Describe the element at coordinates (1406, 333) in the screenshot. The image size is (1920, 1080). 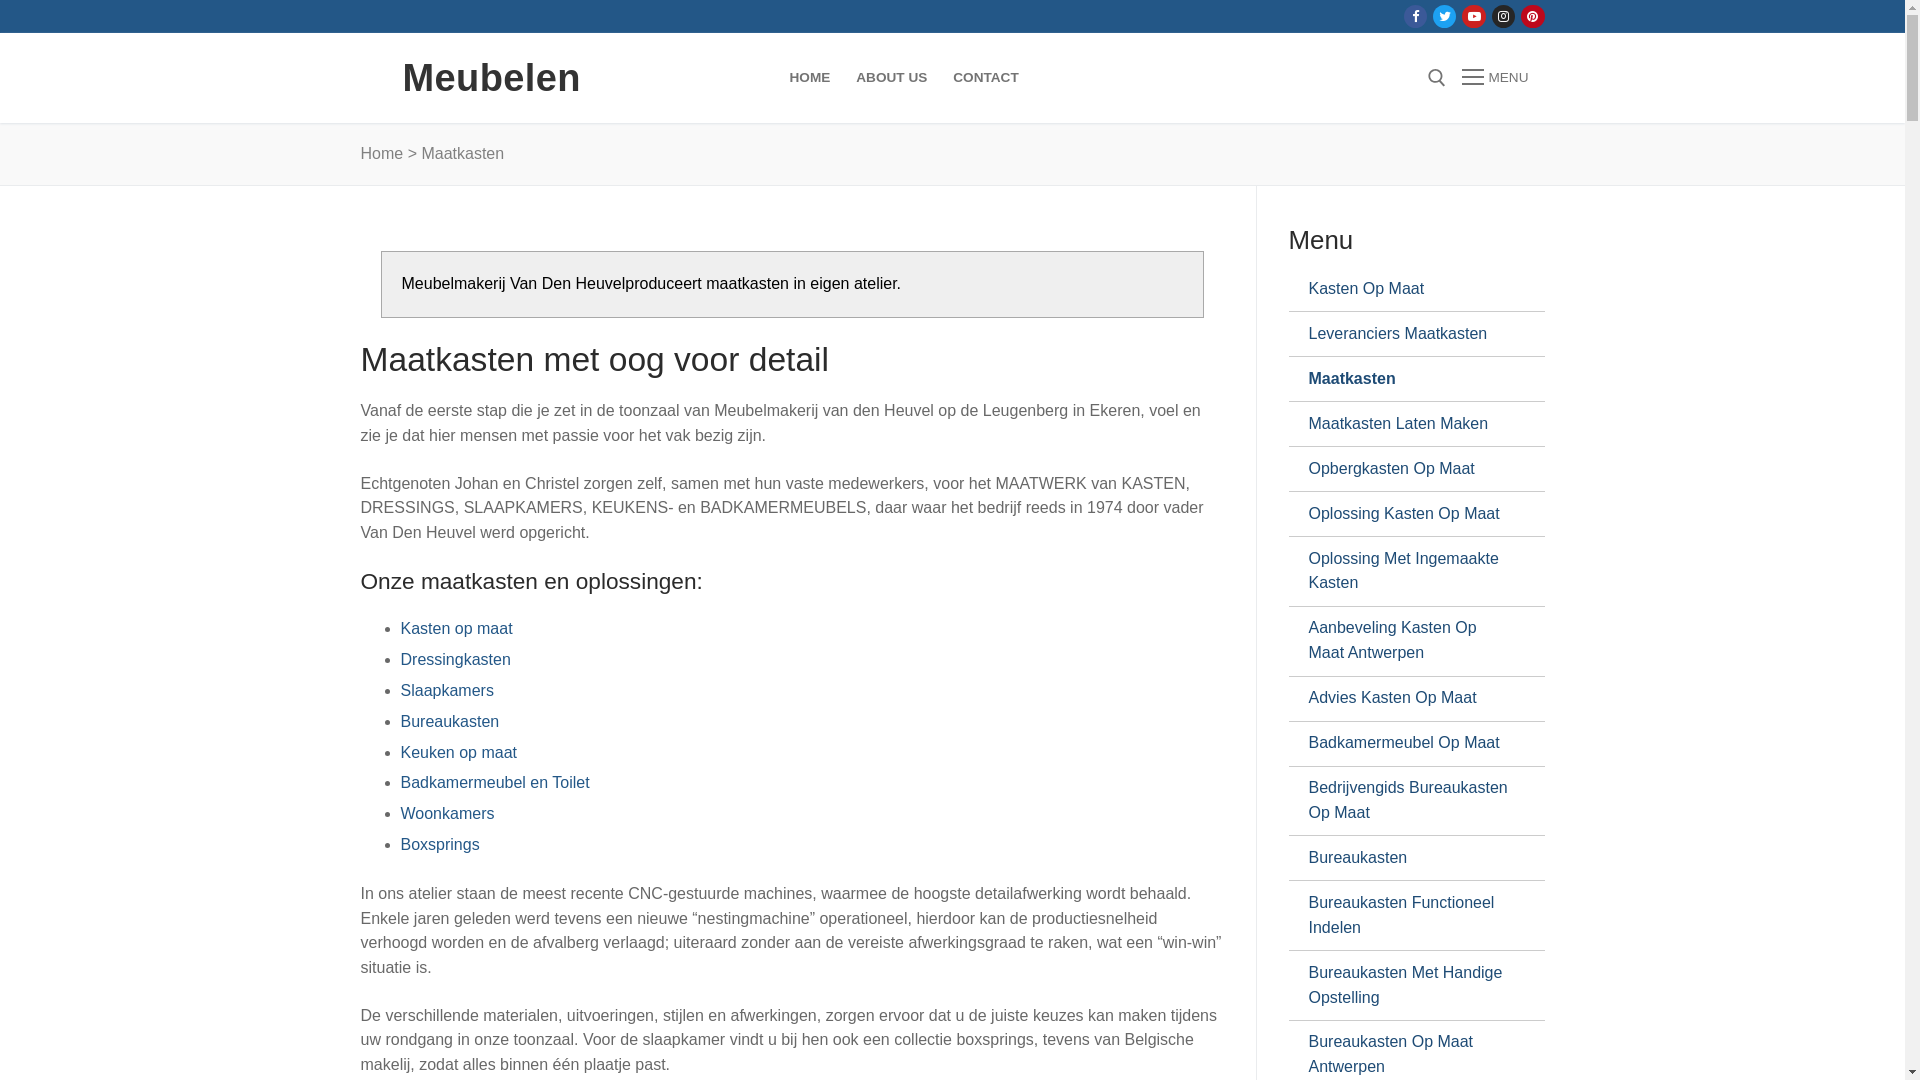
I see `'Leveranciers Maatkasten'` at that location.